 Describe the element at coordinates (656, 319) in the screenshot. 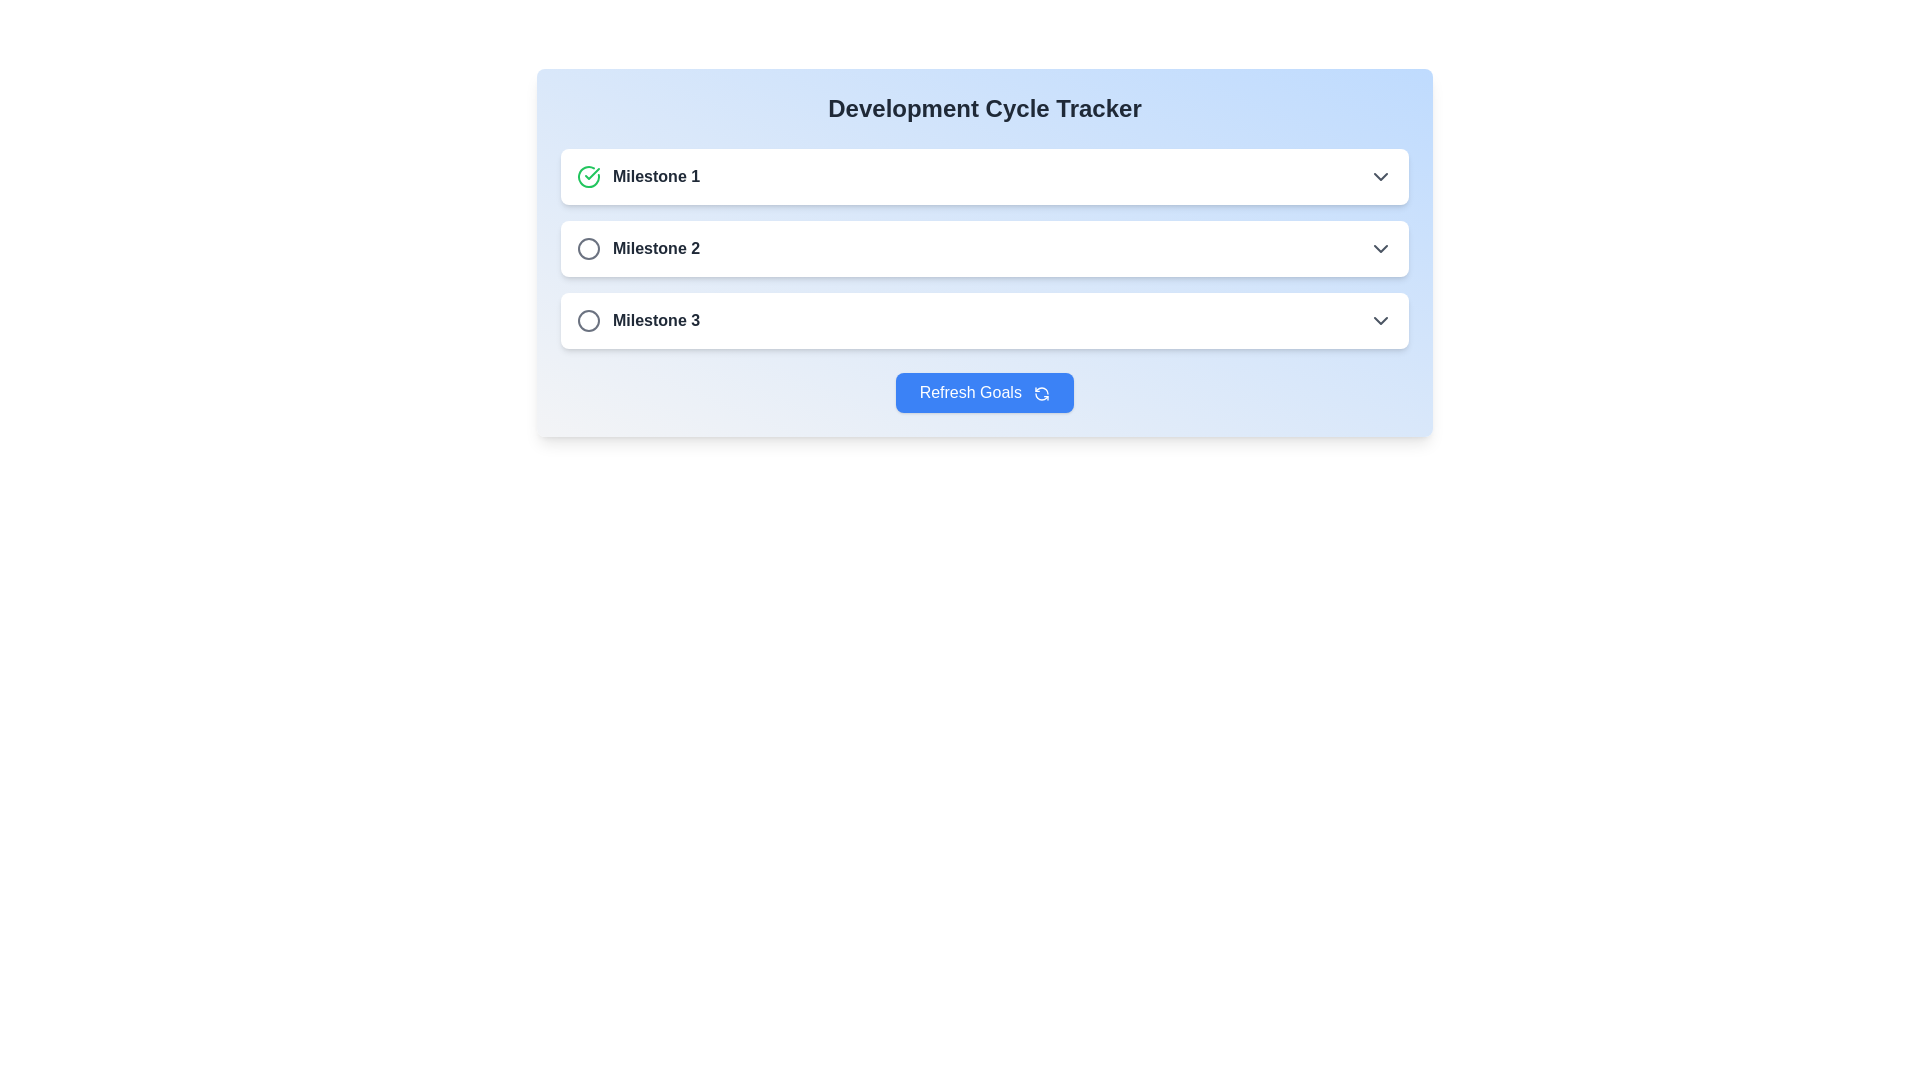

I see `the third milestone text label that identifies the associated radio button in the sequence` at that location.